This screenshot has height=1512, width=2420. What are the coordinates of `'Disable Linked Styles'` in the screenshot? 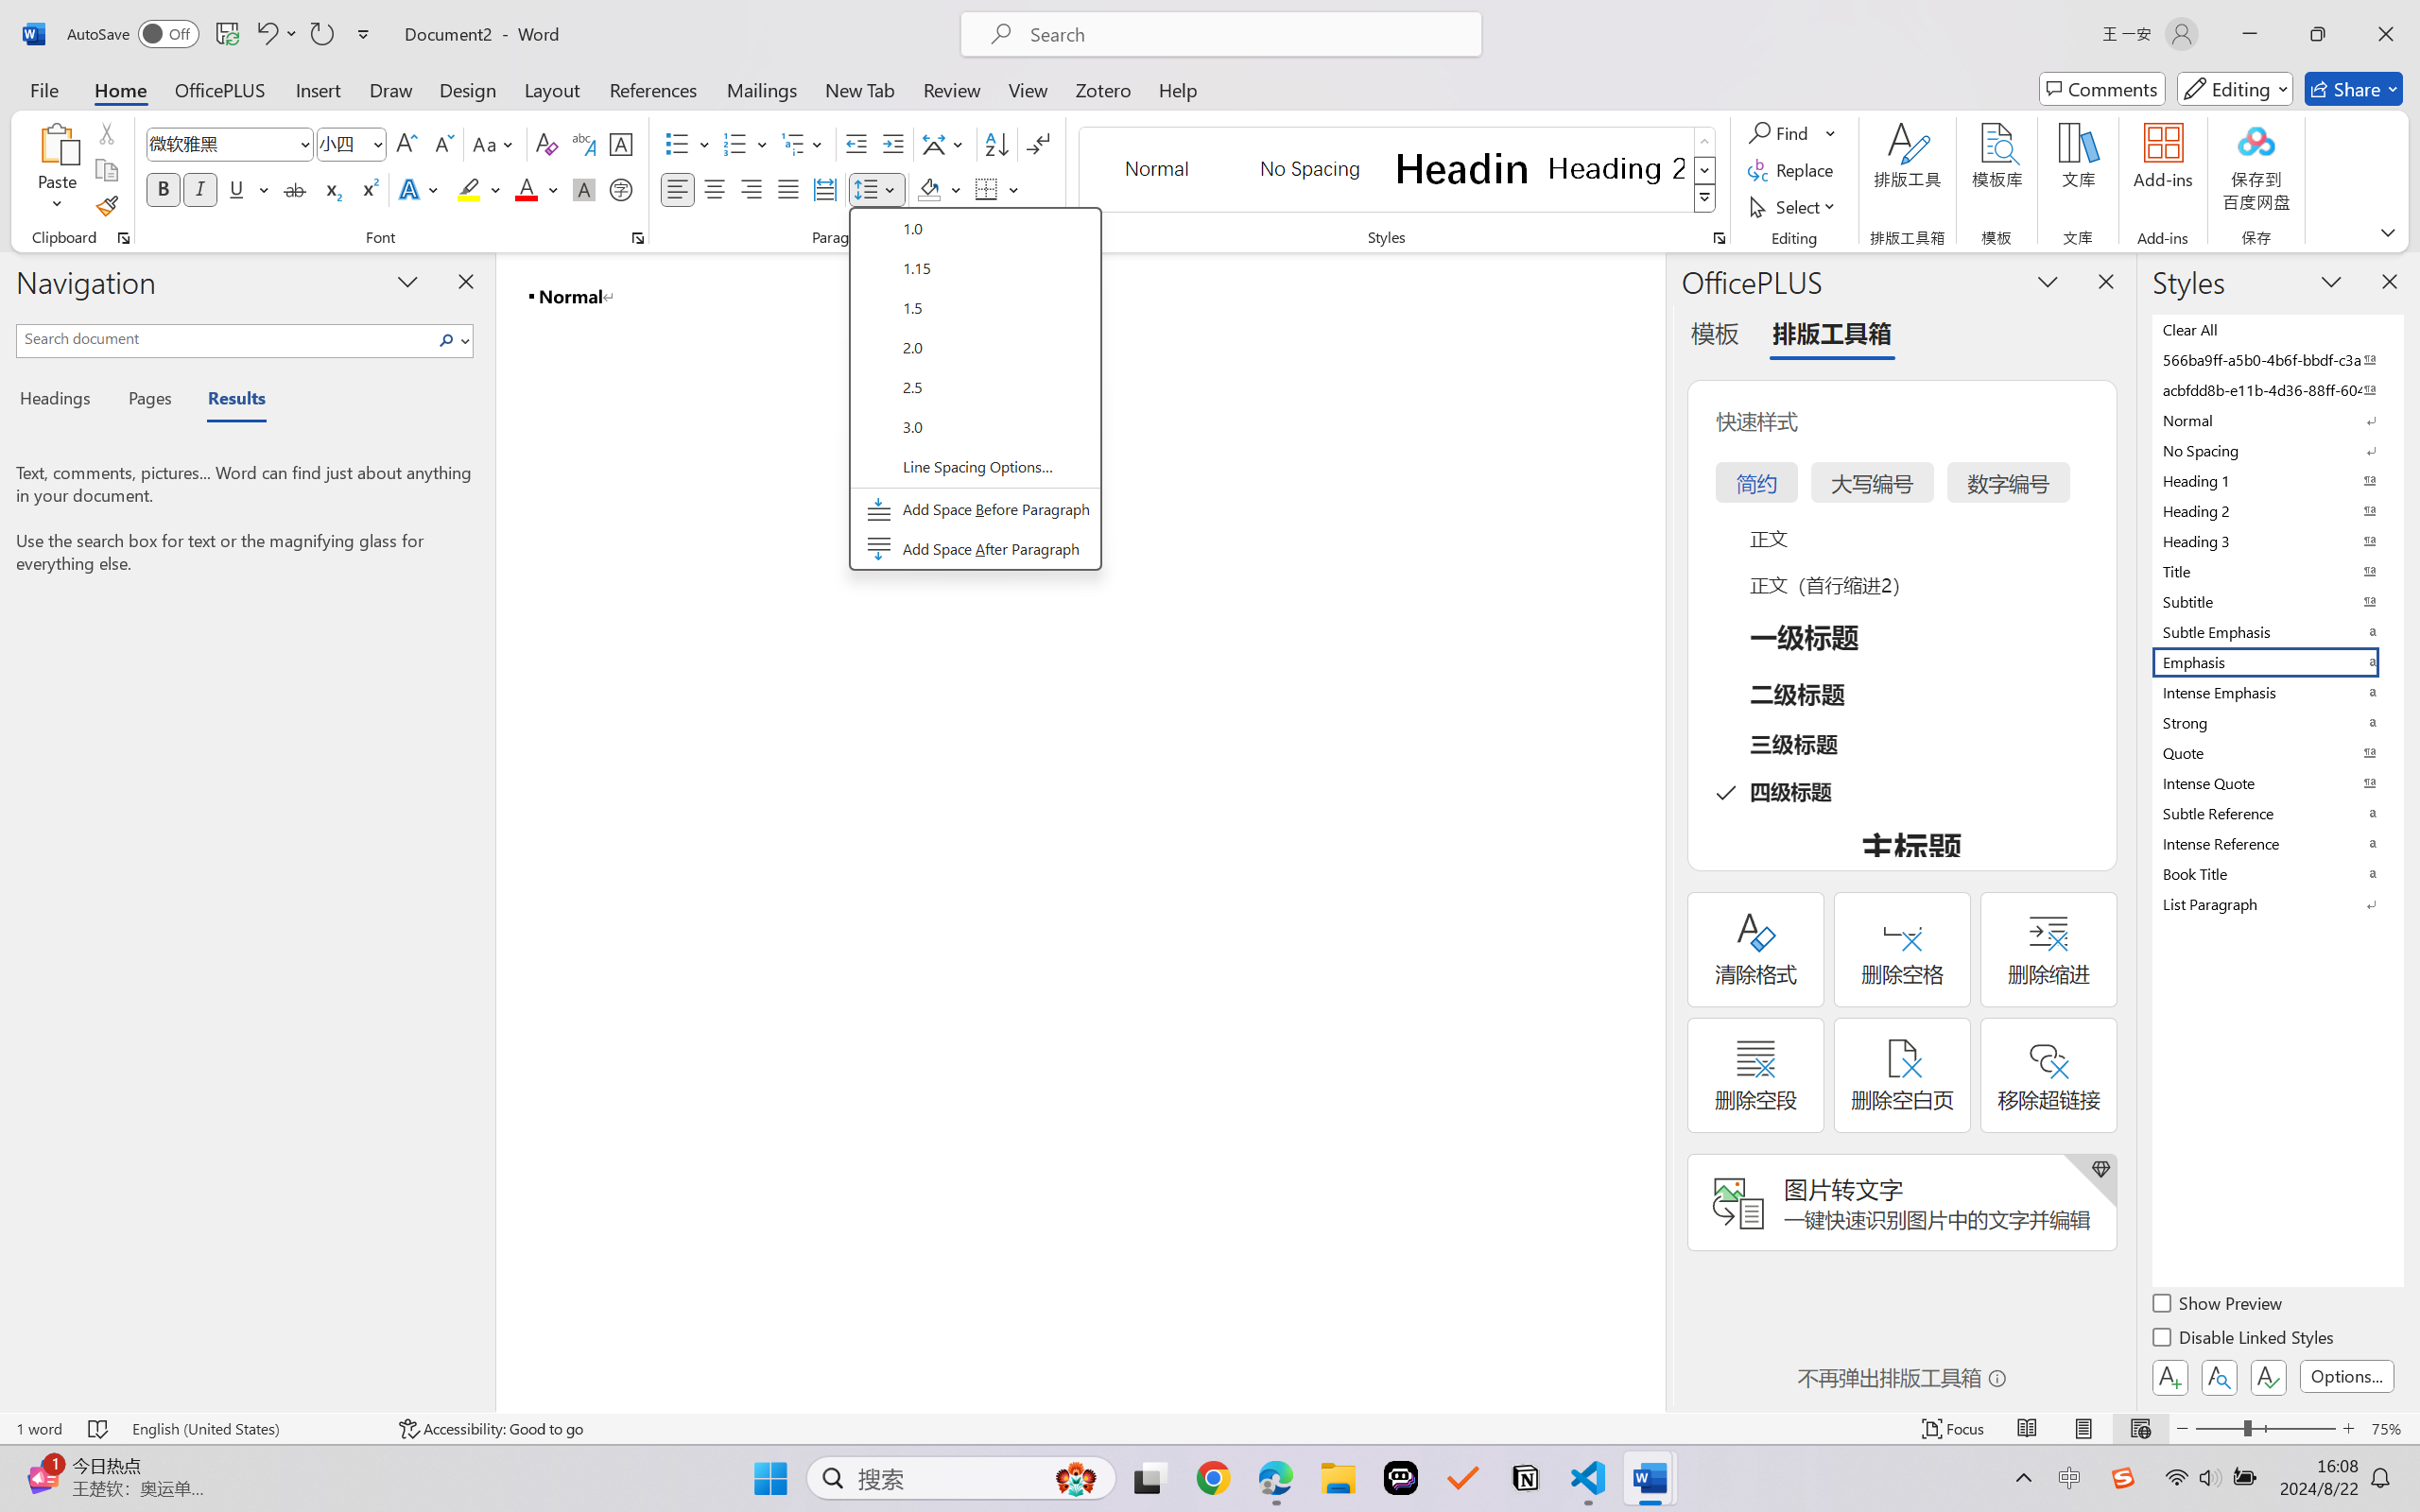 It's located at (2243, 1339).